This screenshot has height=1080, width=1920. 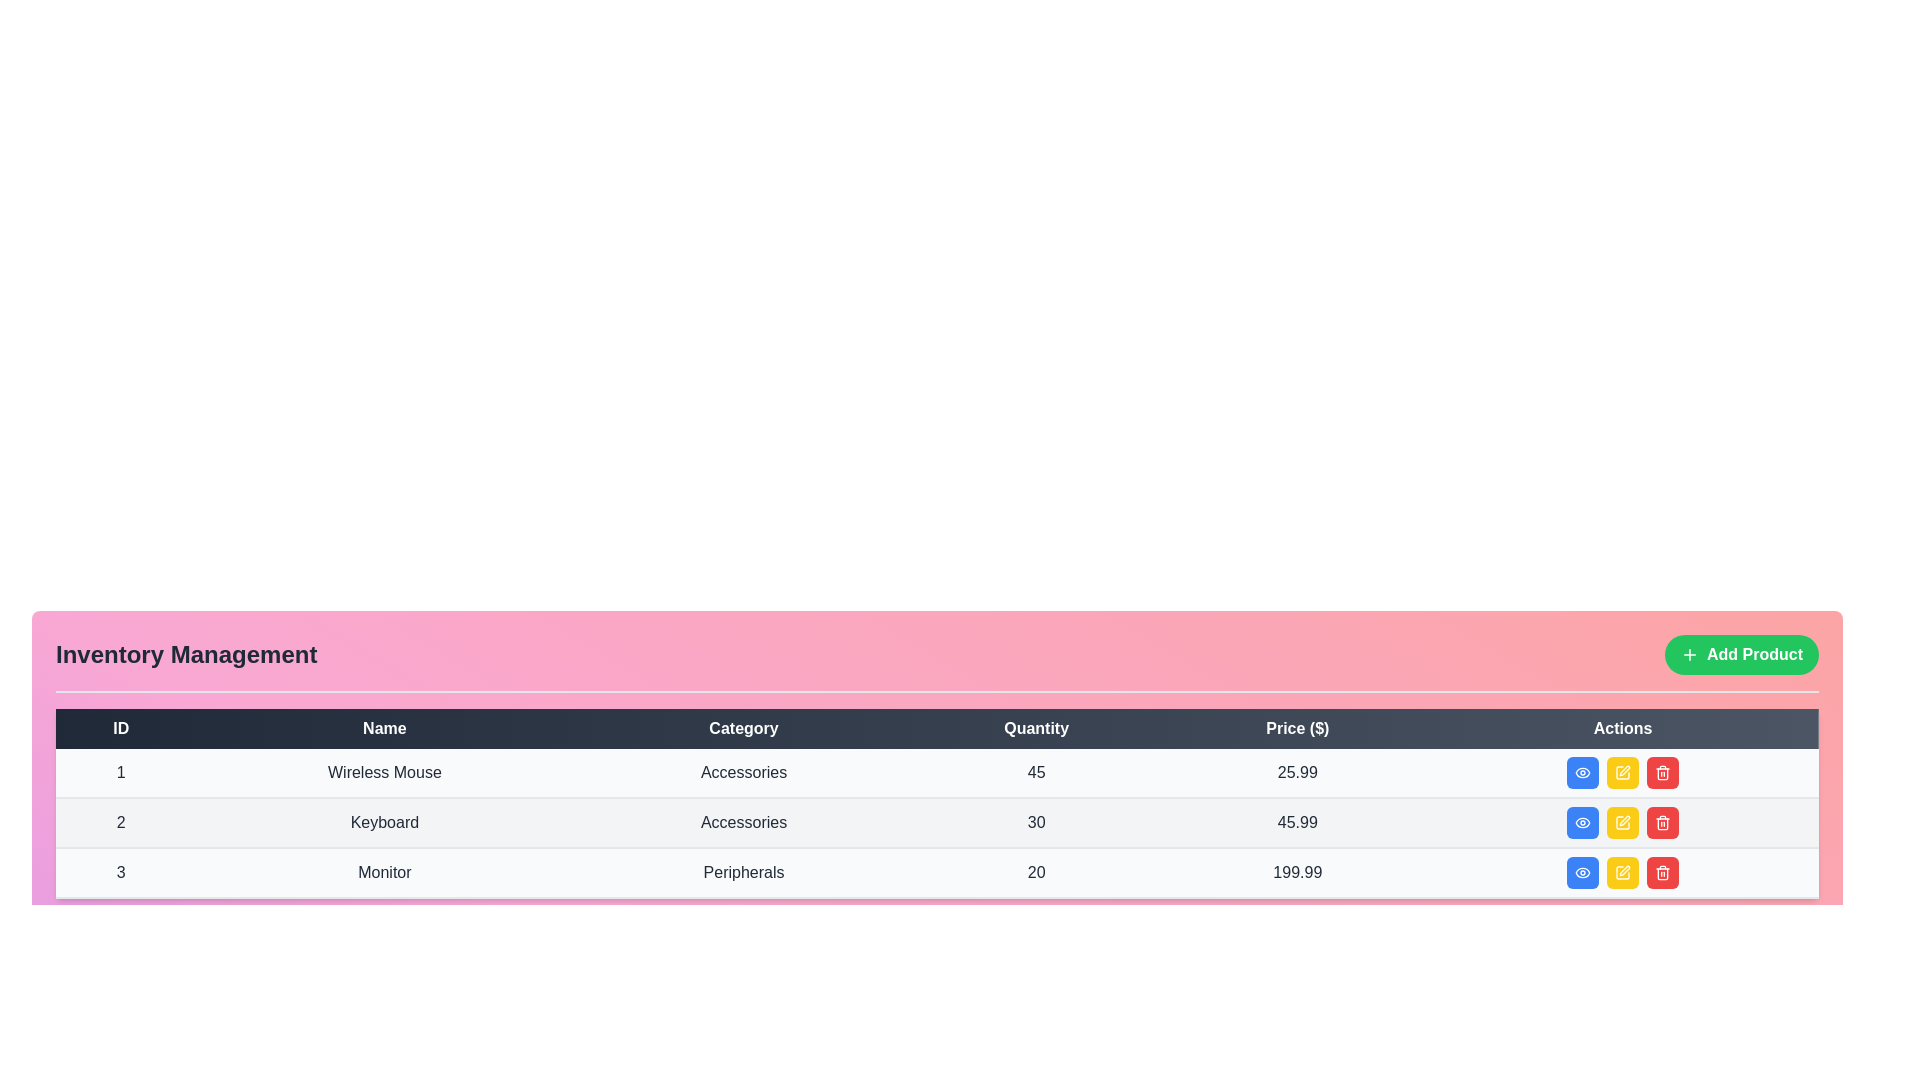 I want to click on the static text element displaying 'Accessories' in the third column of the second row of the table, which indicates the product category, so click(x=743, y=822).